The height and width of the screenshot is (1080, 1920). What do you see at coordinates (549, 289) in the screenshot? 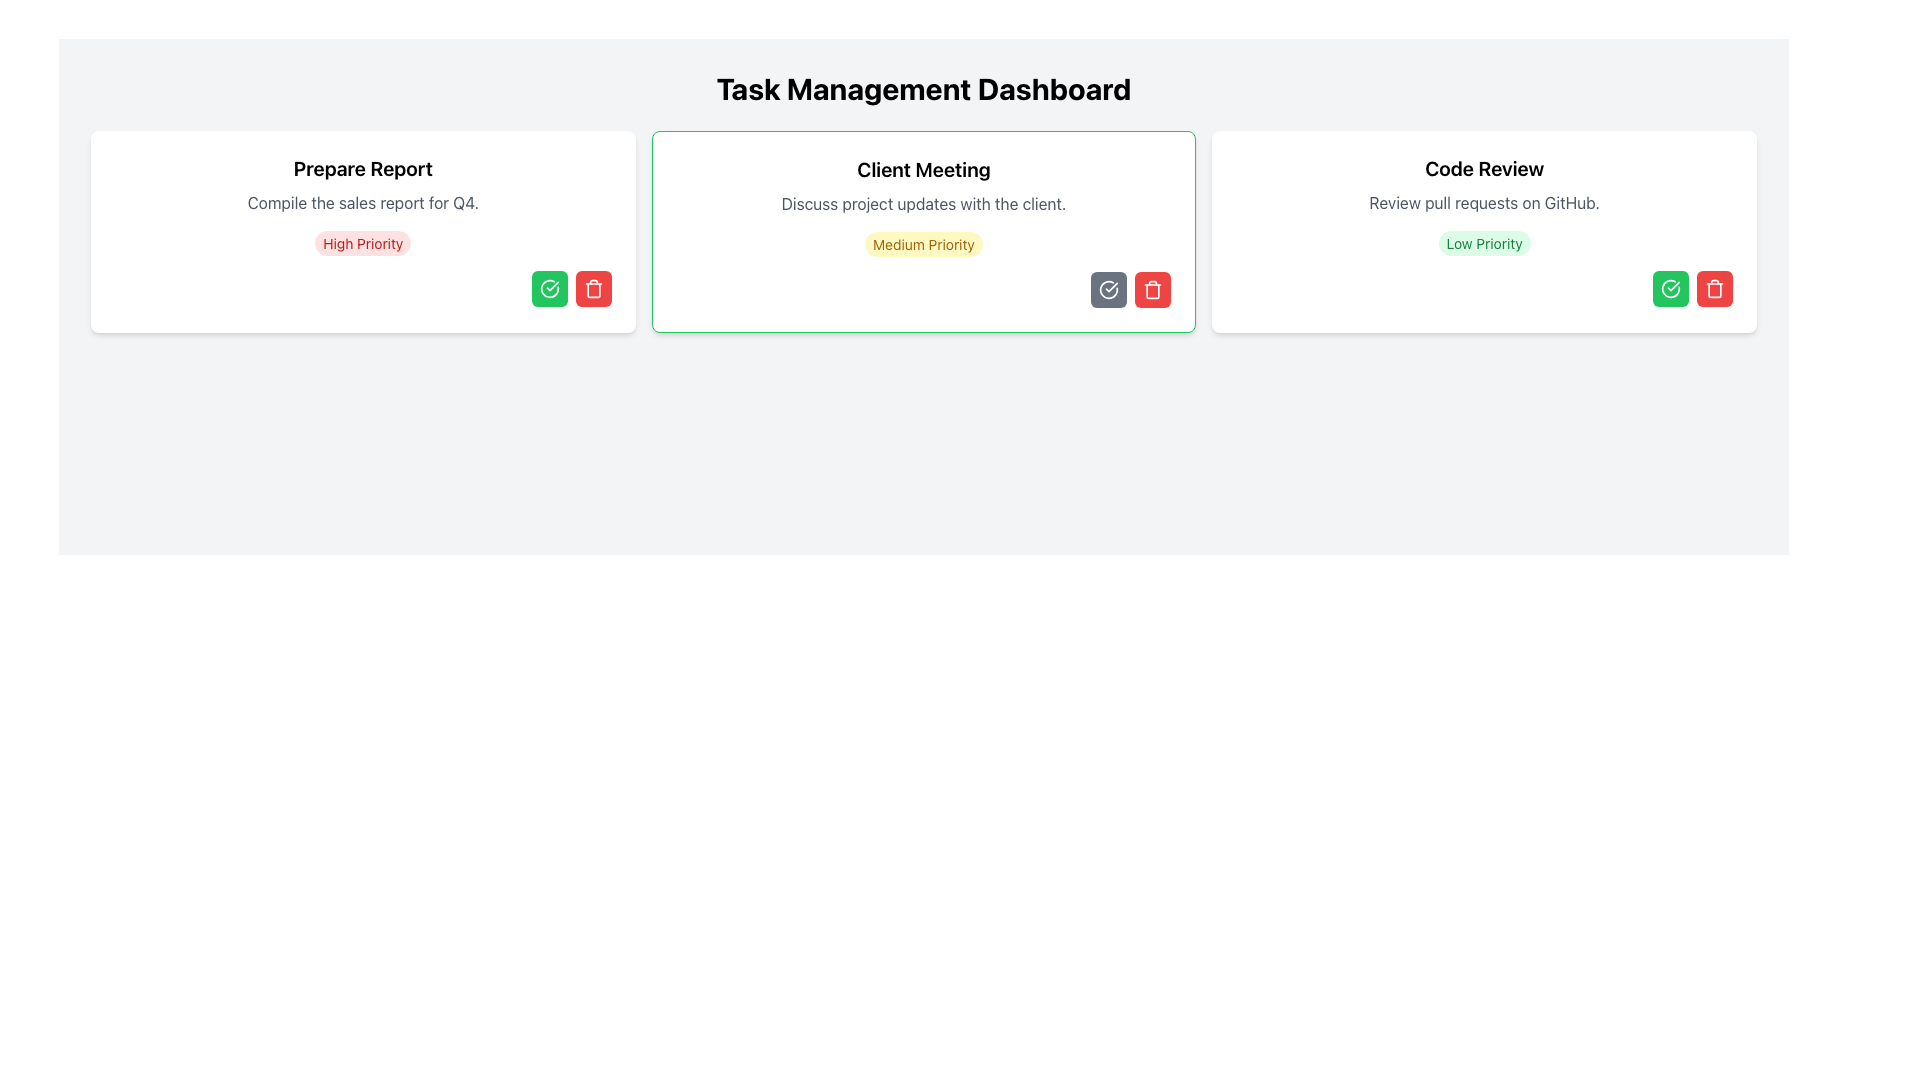
I see `the action button located in the bottom-right corner of the 'Prepare Report' card for tooltip or additional feedback` at bounding box center [549, 289].